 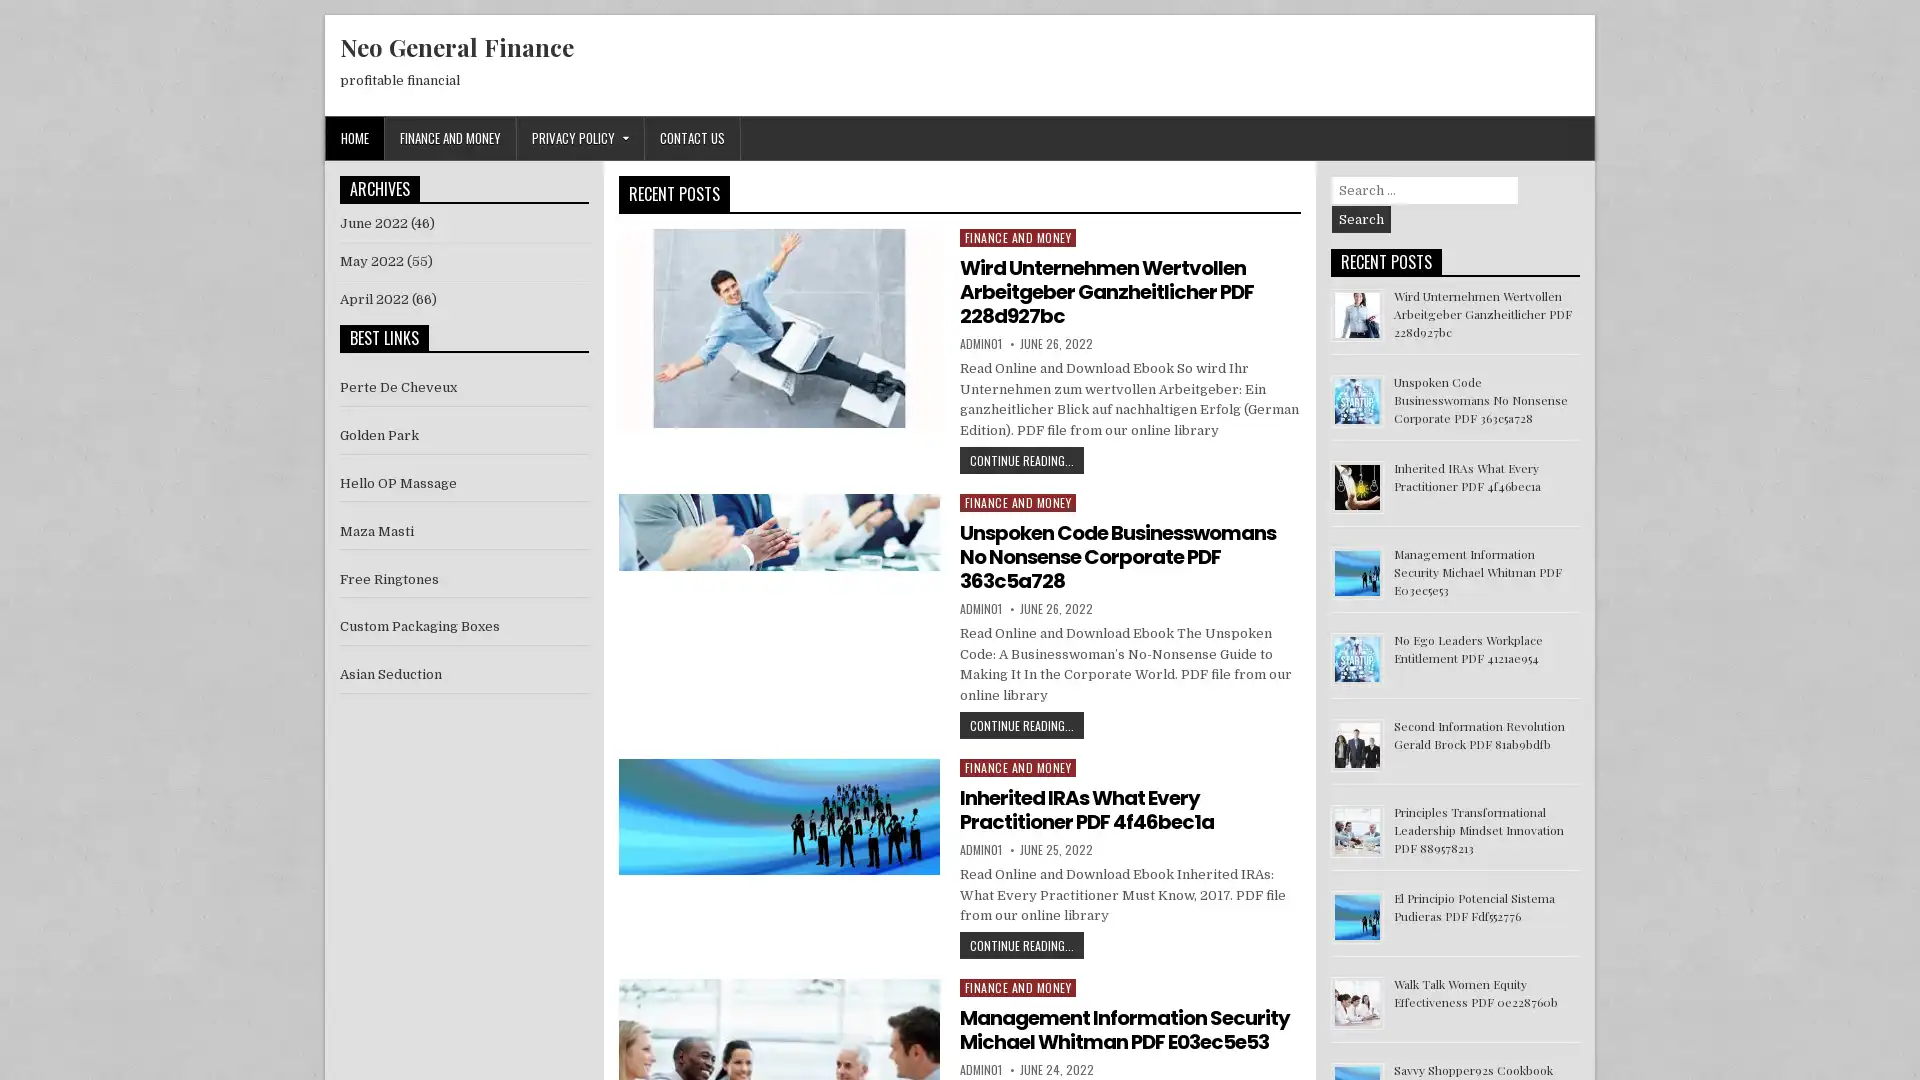 I want to click on Search, so click(x=1360, y=219).